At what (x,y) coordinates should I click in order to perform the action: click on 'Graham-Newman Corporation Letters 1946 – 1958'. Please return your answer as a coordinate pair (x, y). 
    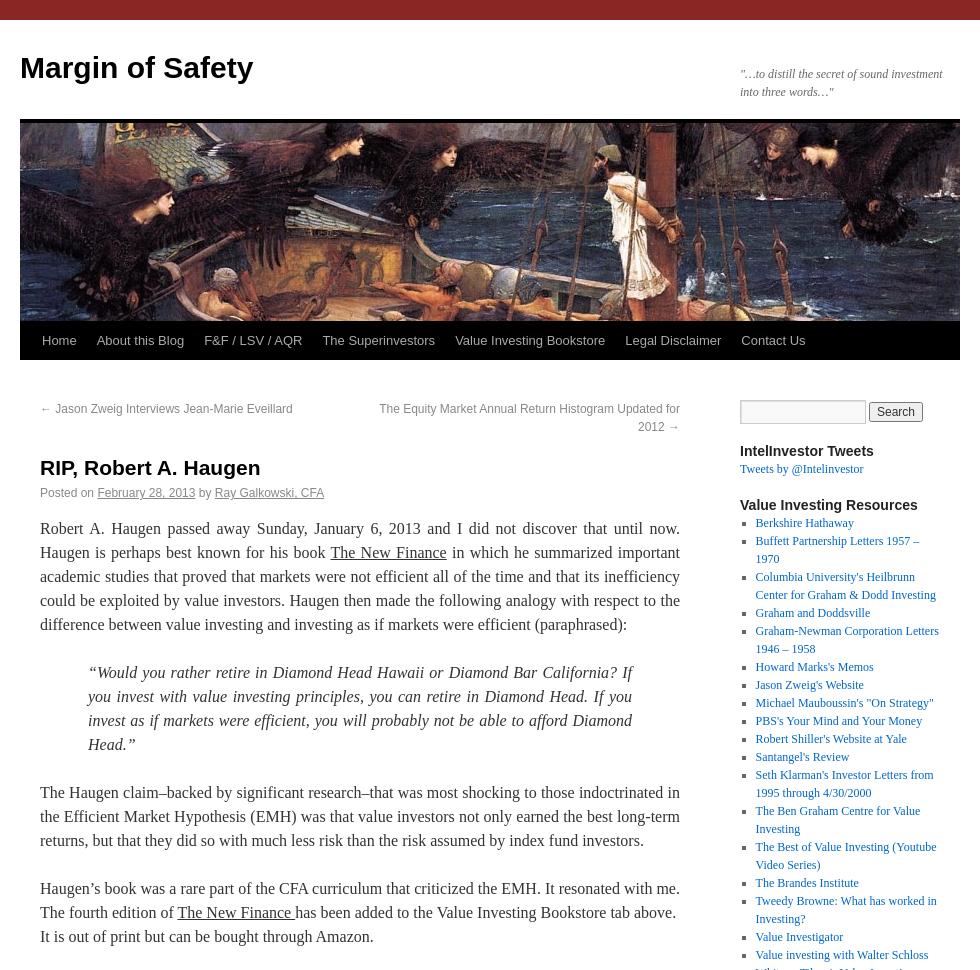
    Looking at the image, I should click on (846, 639).